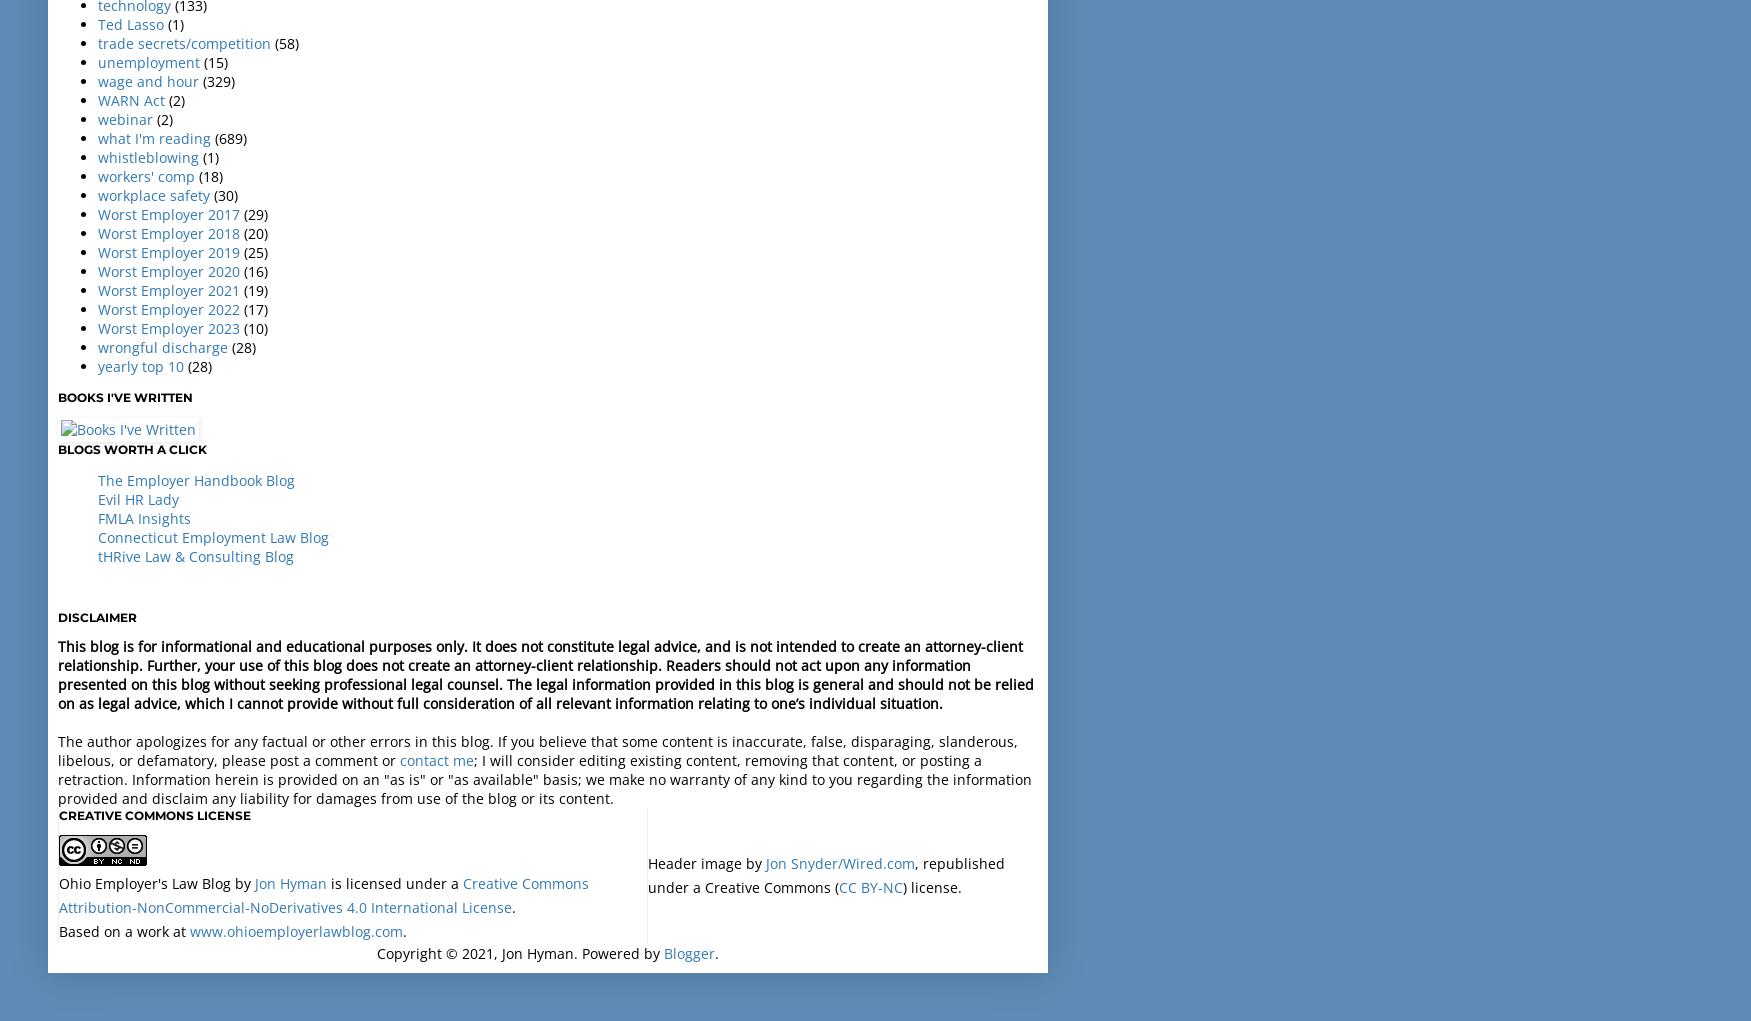 The width and height of the screenshot is (1751, 1021). I want to click on 'trade secrets/competition', so click(184, 42).